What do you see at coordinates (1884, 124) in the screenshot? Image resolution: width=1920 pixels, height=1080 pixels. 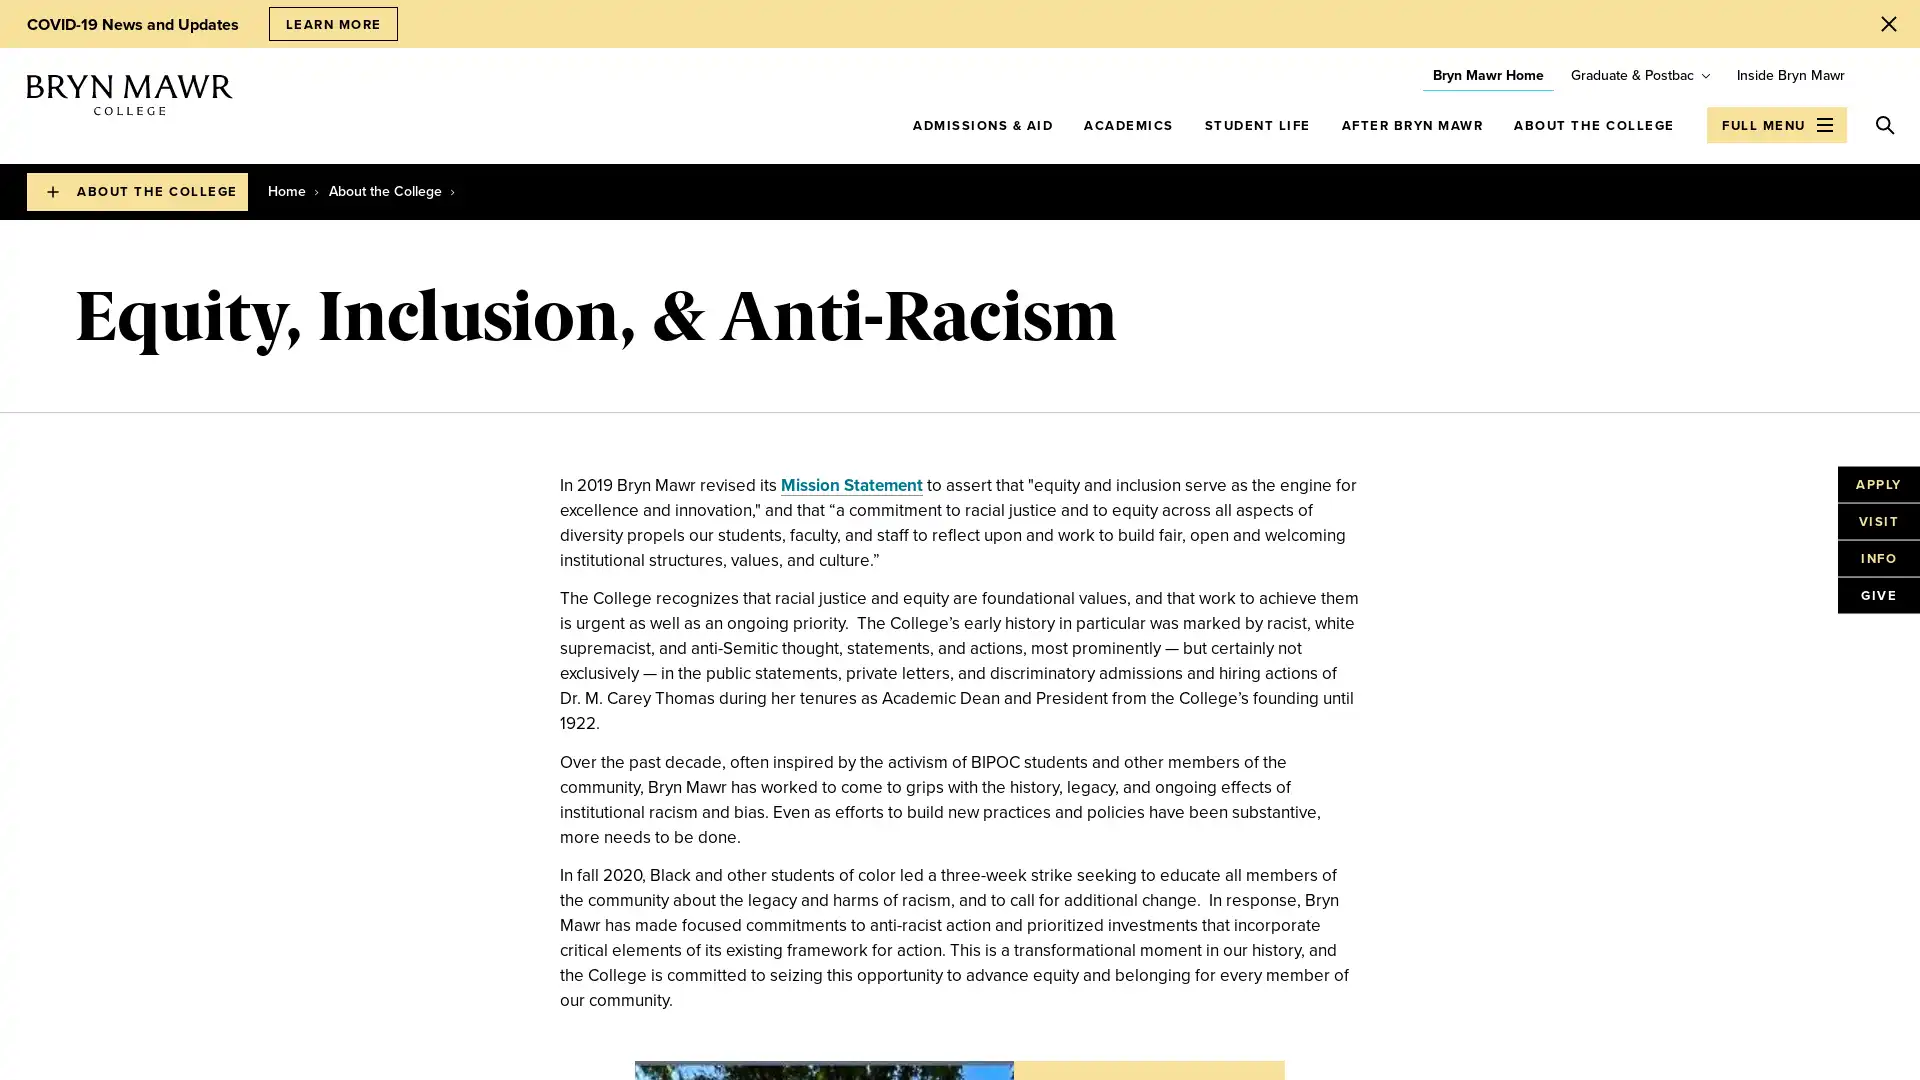 I see `Search` at bounding box center [1884, 124].